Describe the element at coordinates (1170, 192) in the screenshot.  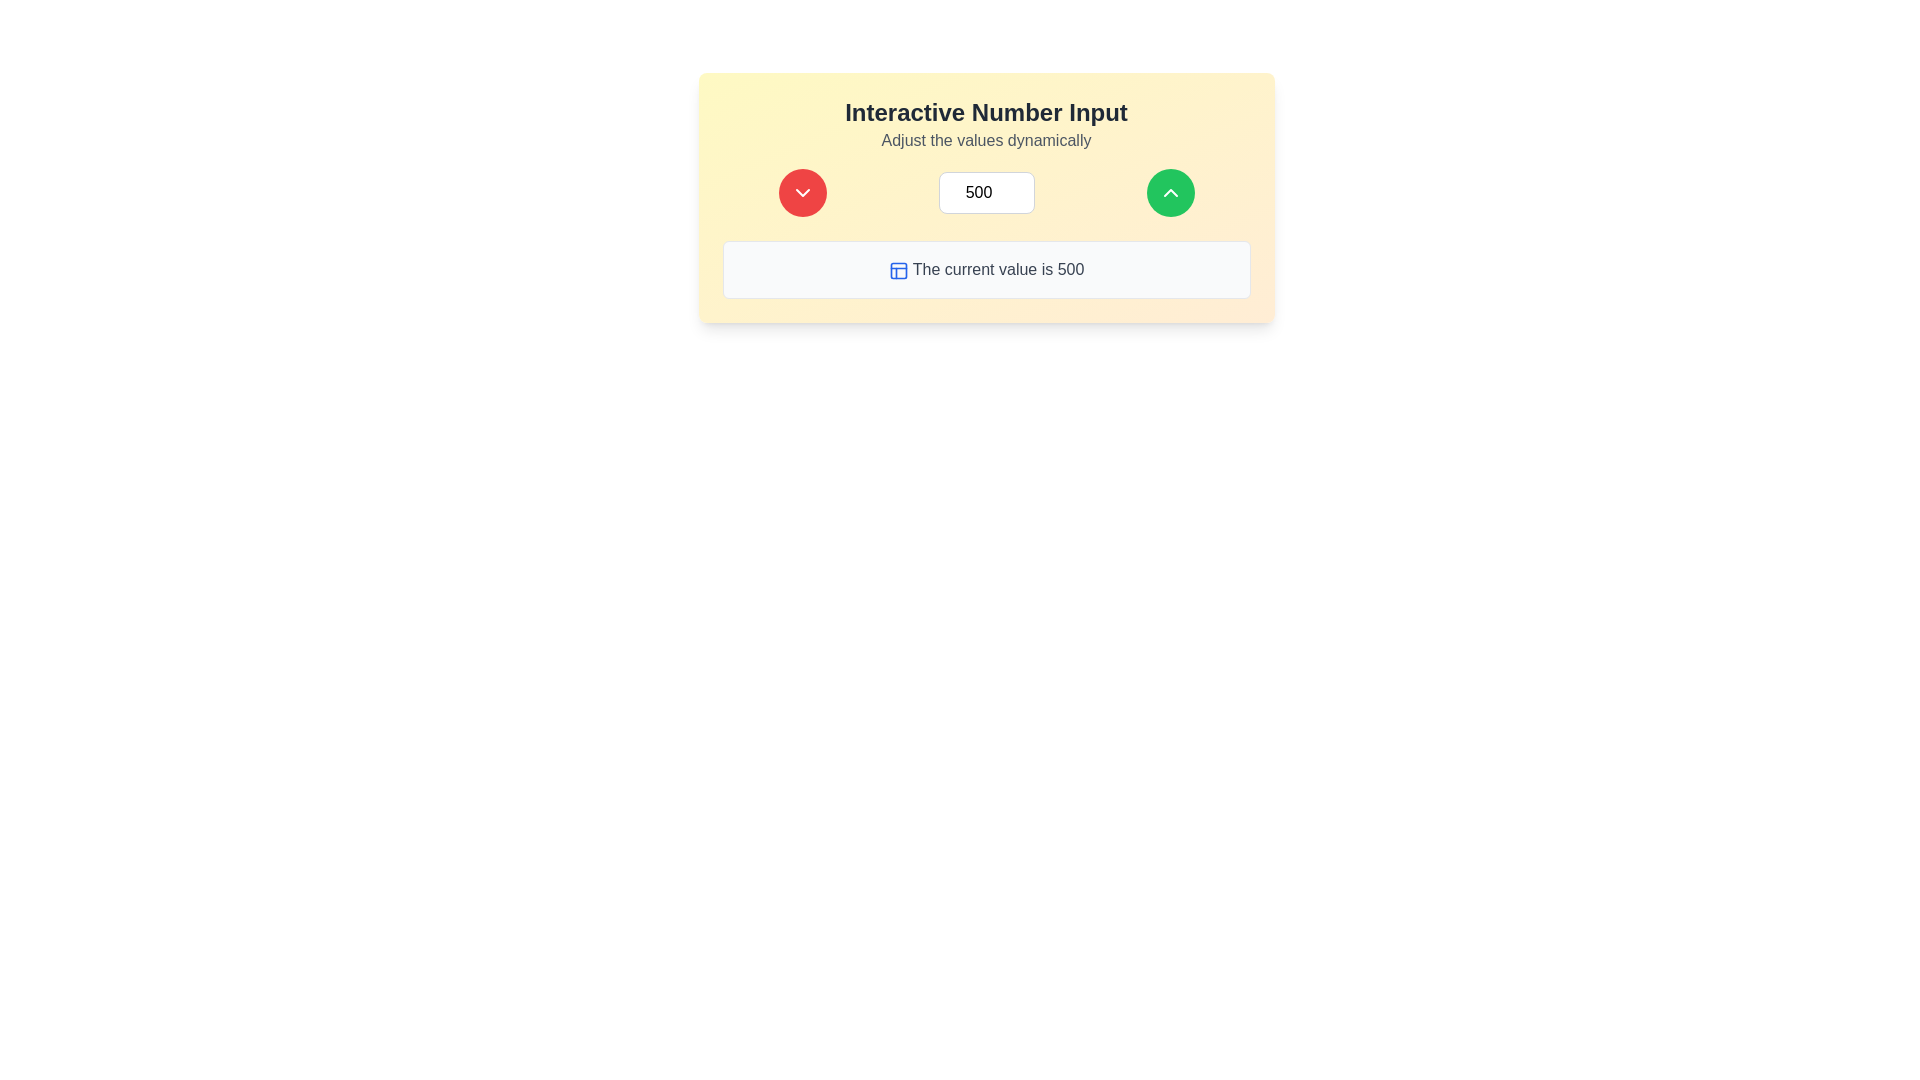
I see `the circular green button with a white upward-pointing chevron icon to increment the value` at that location.